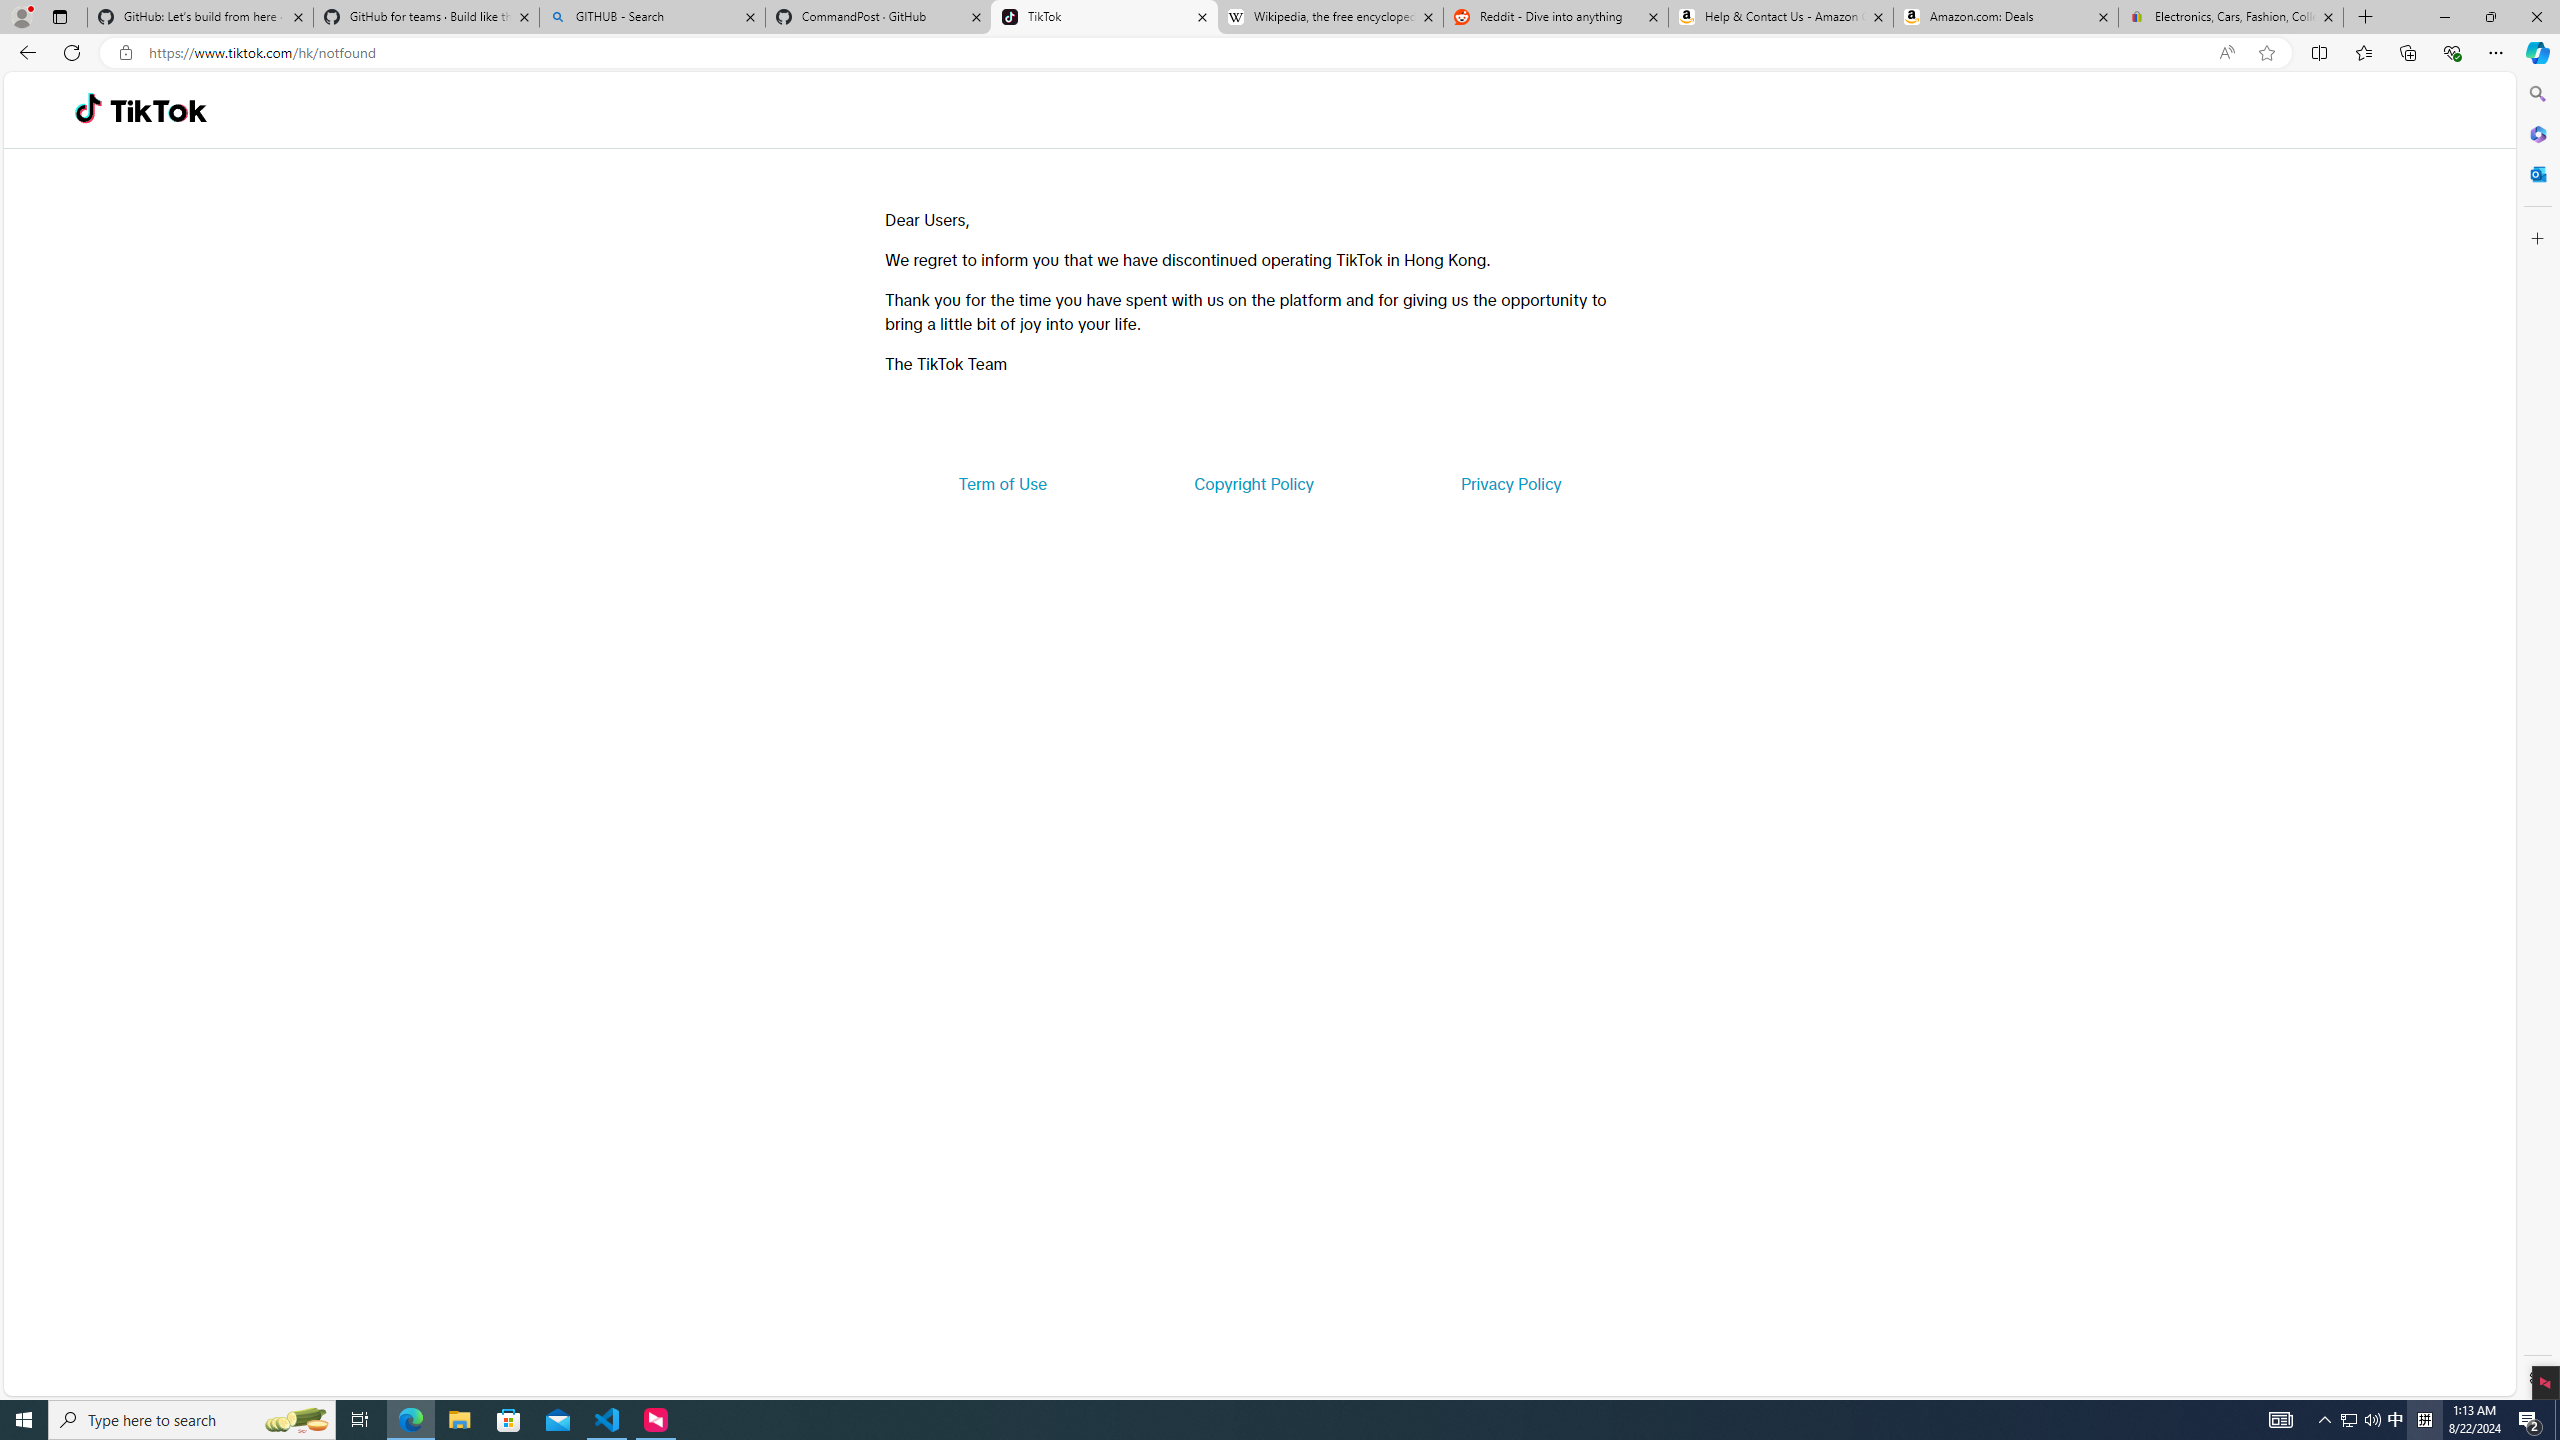 Image resolution: width=2560 pixels, height=1440 pixels. Describe the element at coordinates (1252, 482) in the screenshot. I see `'Copyright Policy'` at that location.